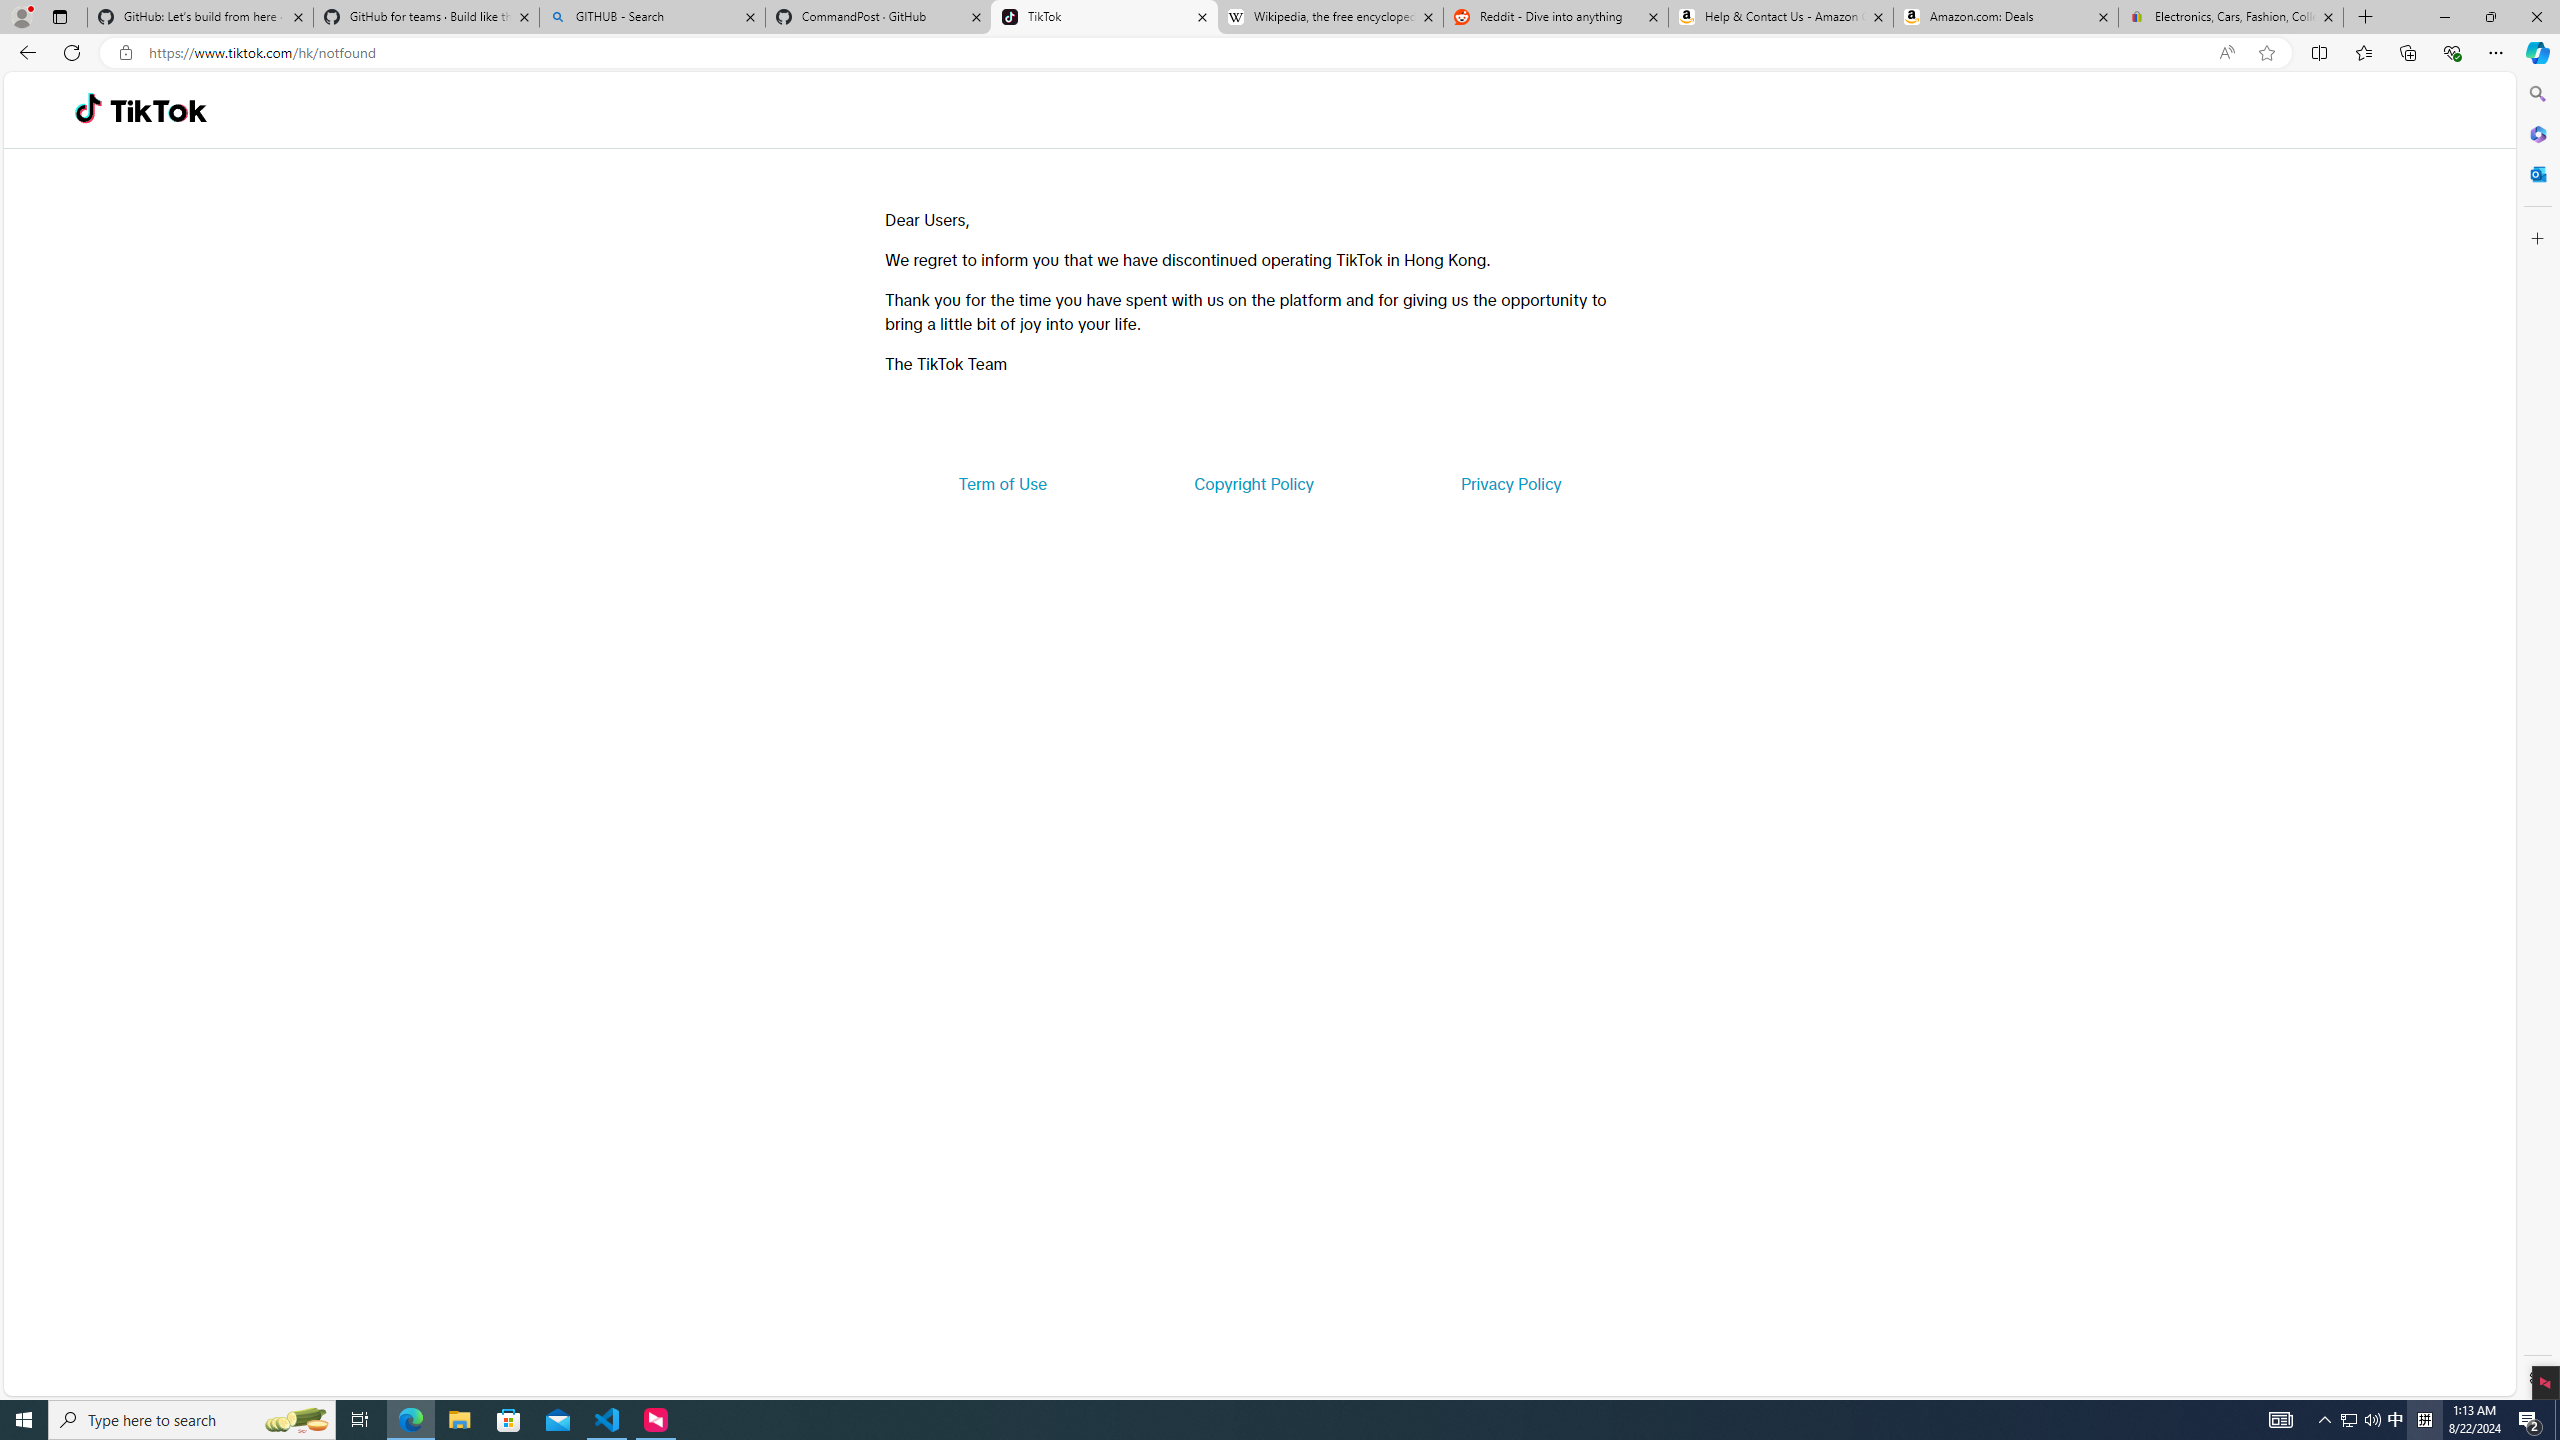 Image resolution: width=2560 pixels, height=1440 pixels. Describe the element at coordinates (1252, 482) in the screenshot. I see `'Copyright Policy'` at that location.